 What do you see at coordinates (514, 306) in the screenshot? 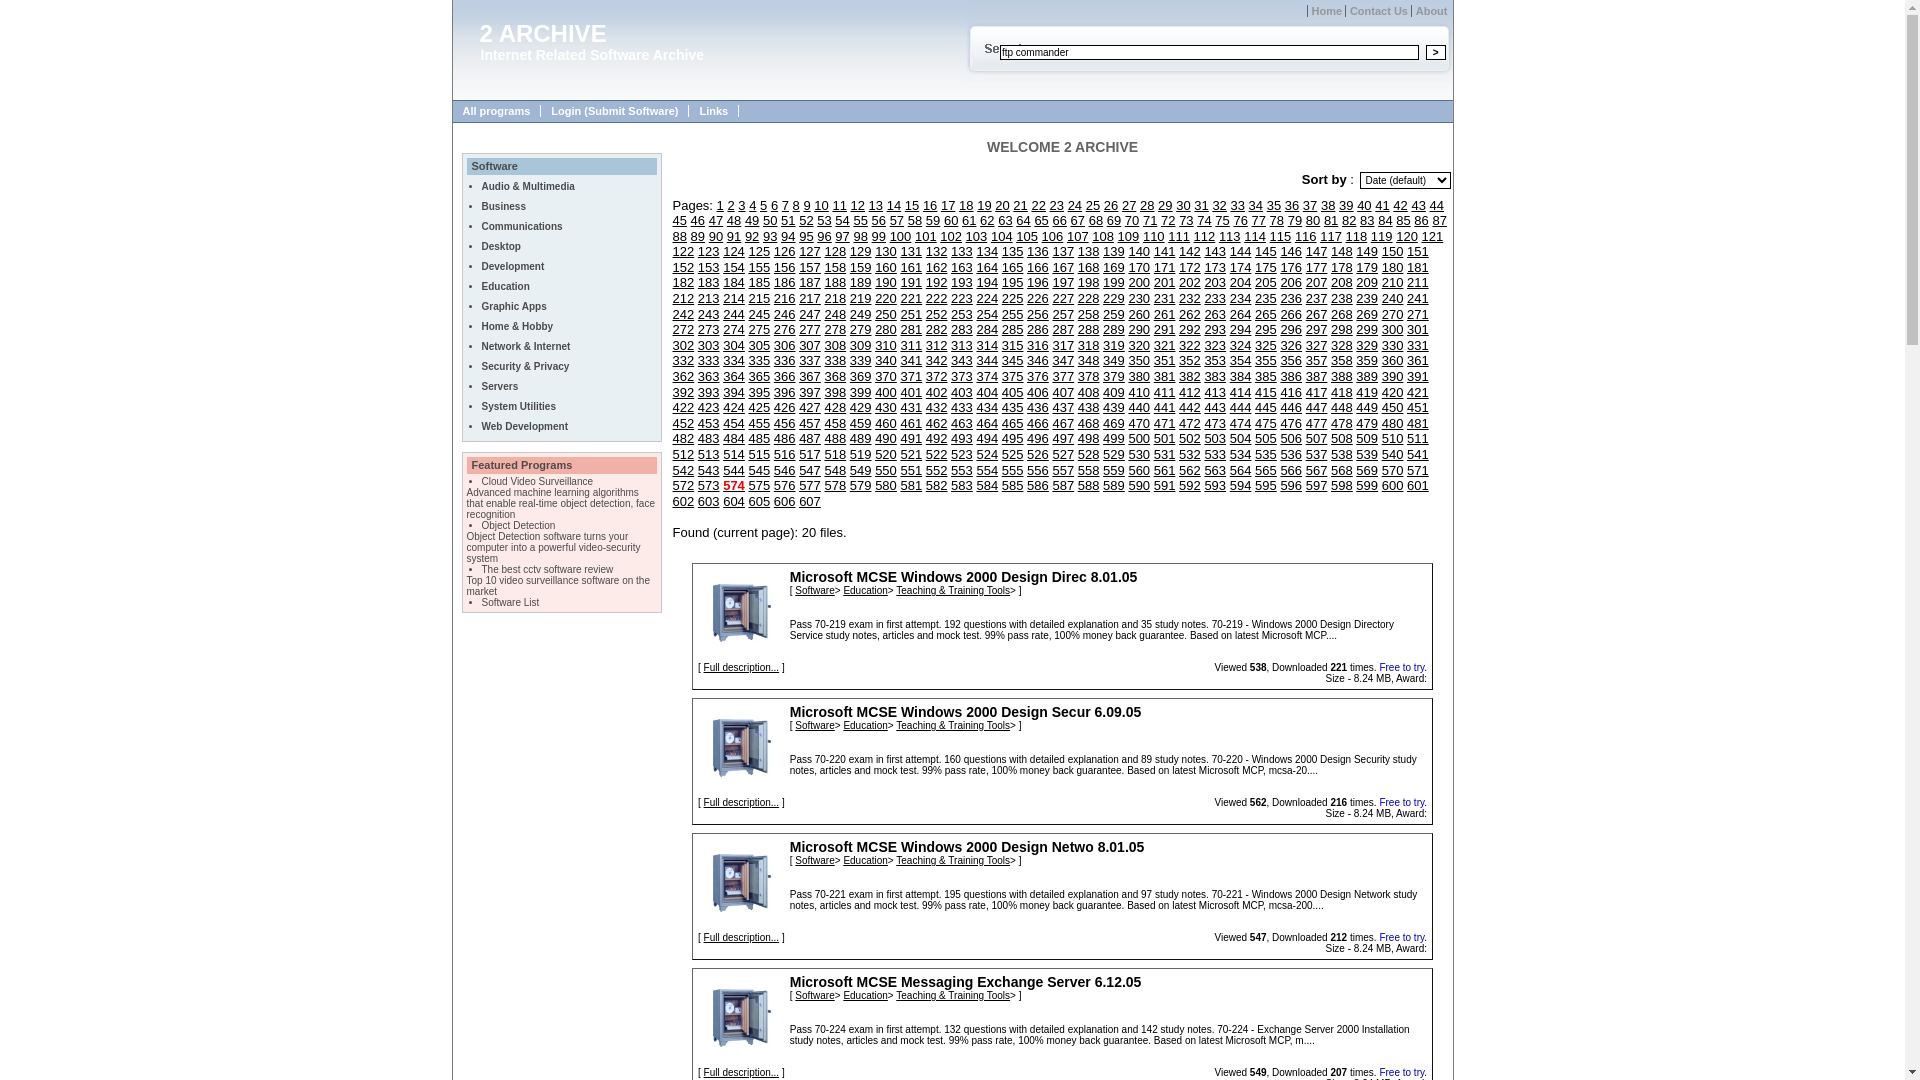
I see `'Graphic Apps'` at bounding box center [514, 306].